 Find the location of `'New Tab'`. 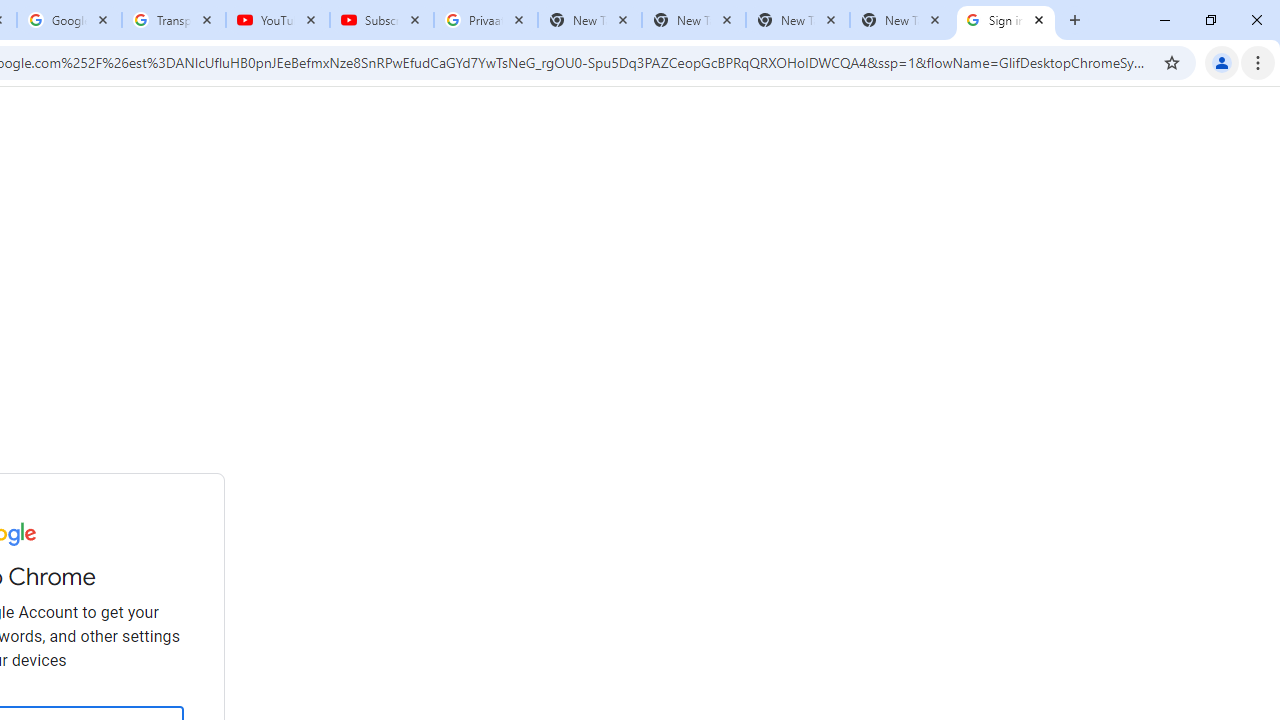

'New Tab' is located at coordinates (900, 20).